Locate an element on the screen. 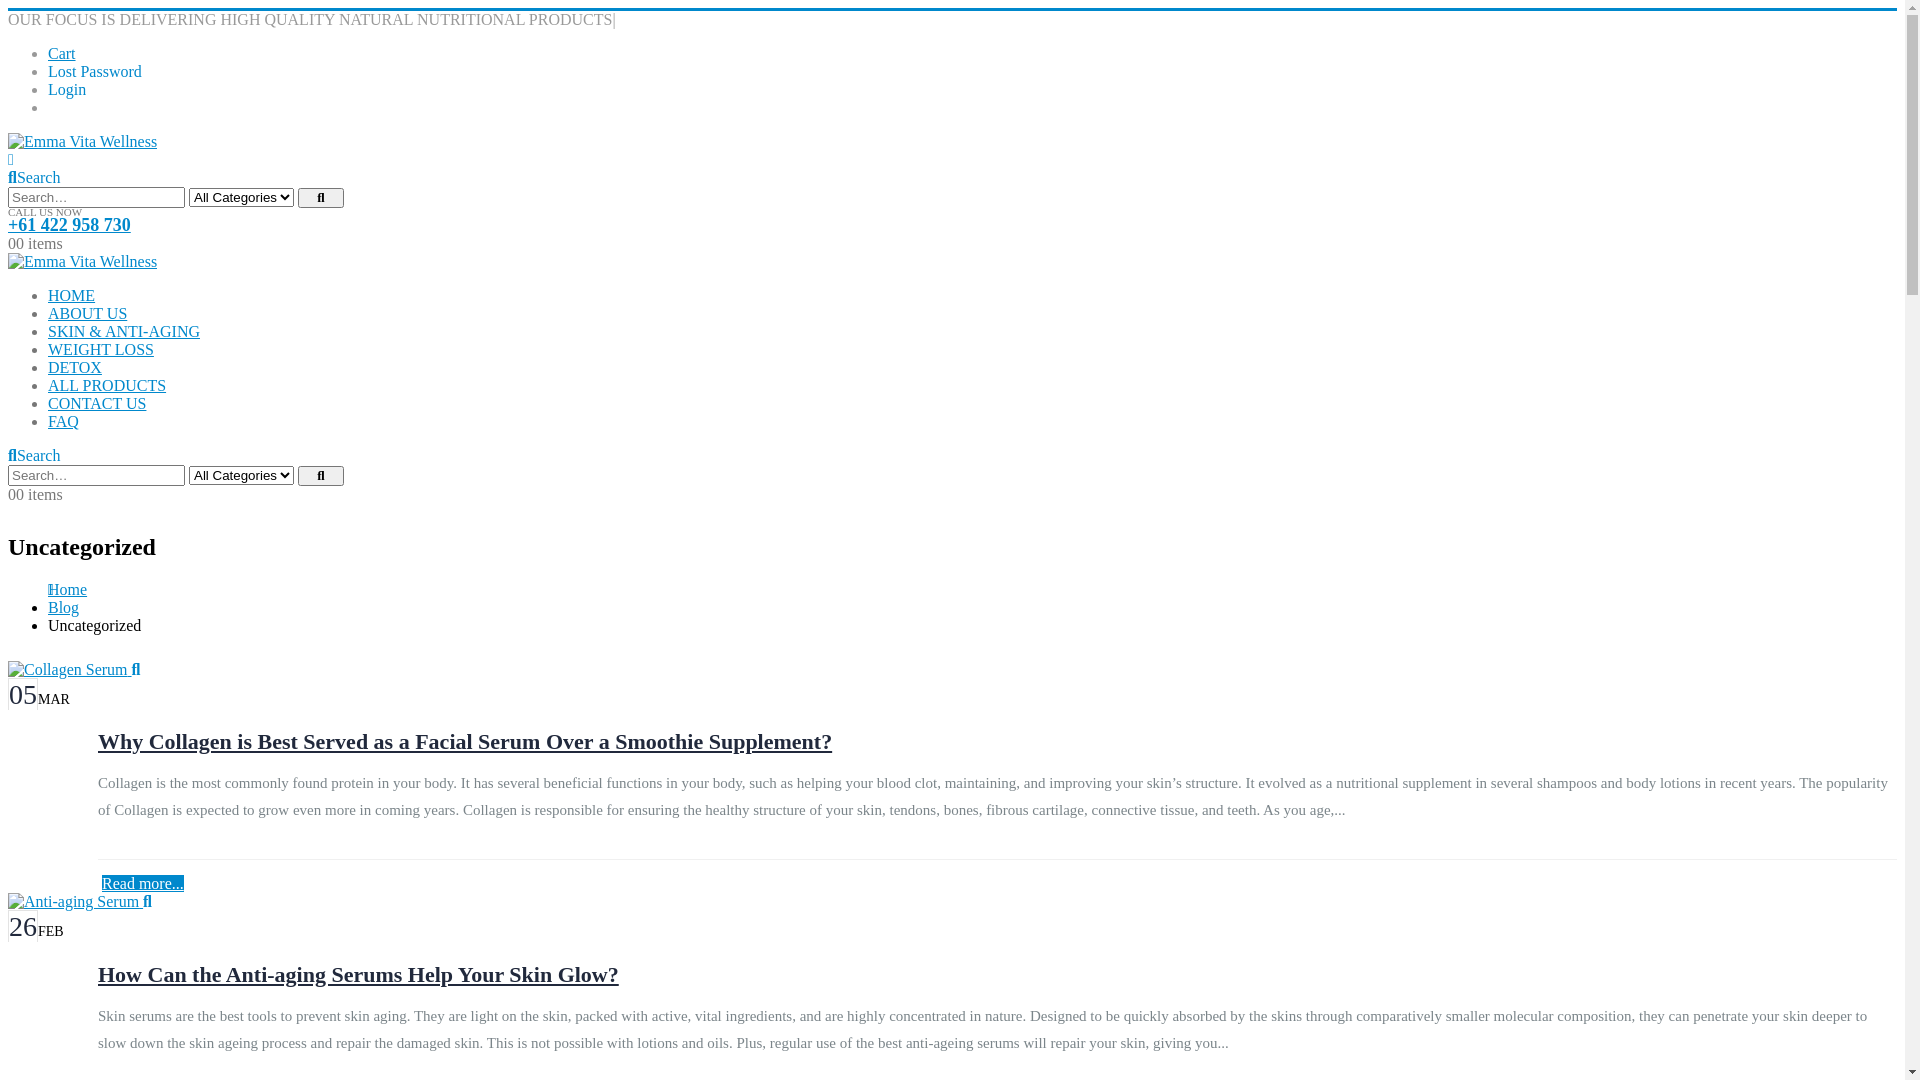 The image size is (1920, 1080). 'Search' is located at coordinates (33, 176).